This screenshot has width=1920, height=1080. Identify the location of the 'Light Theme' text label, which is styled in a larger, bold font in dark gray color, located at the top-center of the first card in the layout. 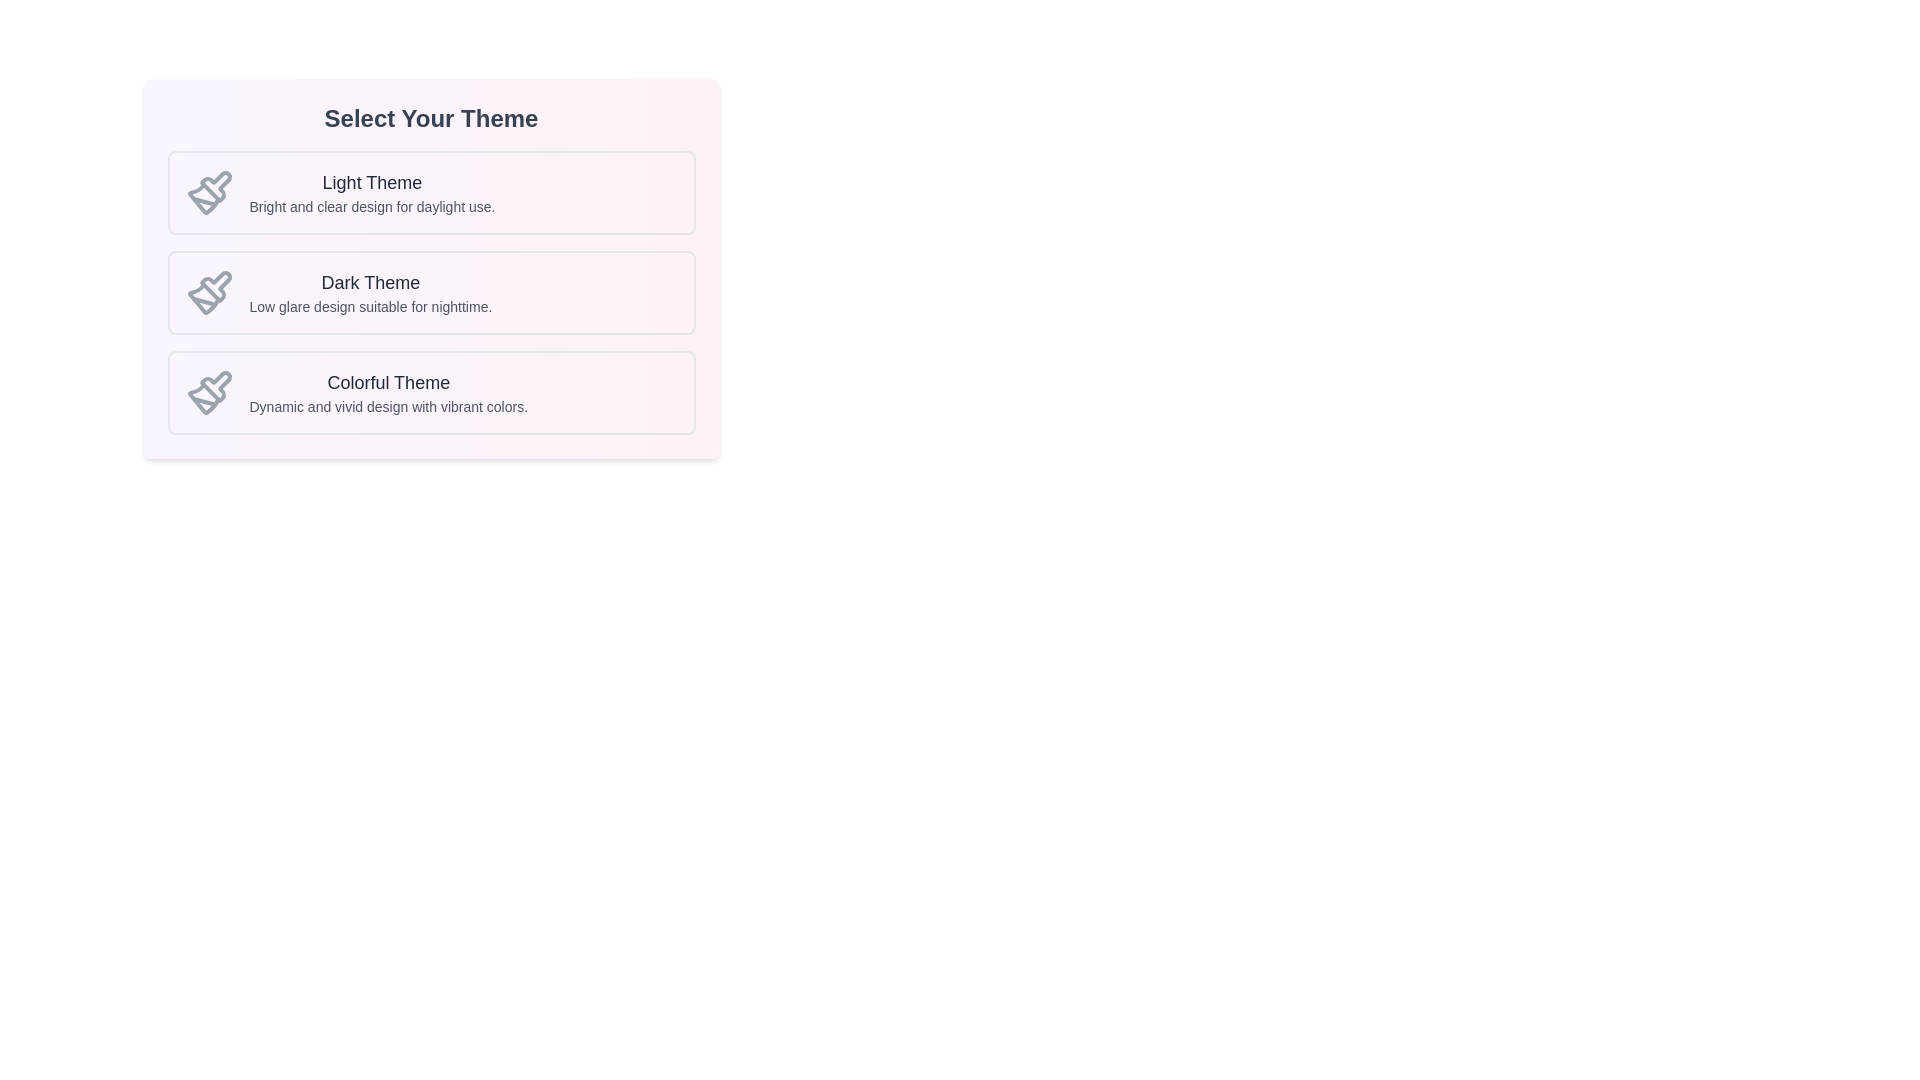
(372, 182).